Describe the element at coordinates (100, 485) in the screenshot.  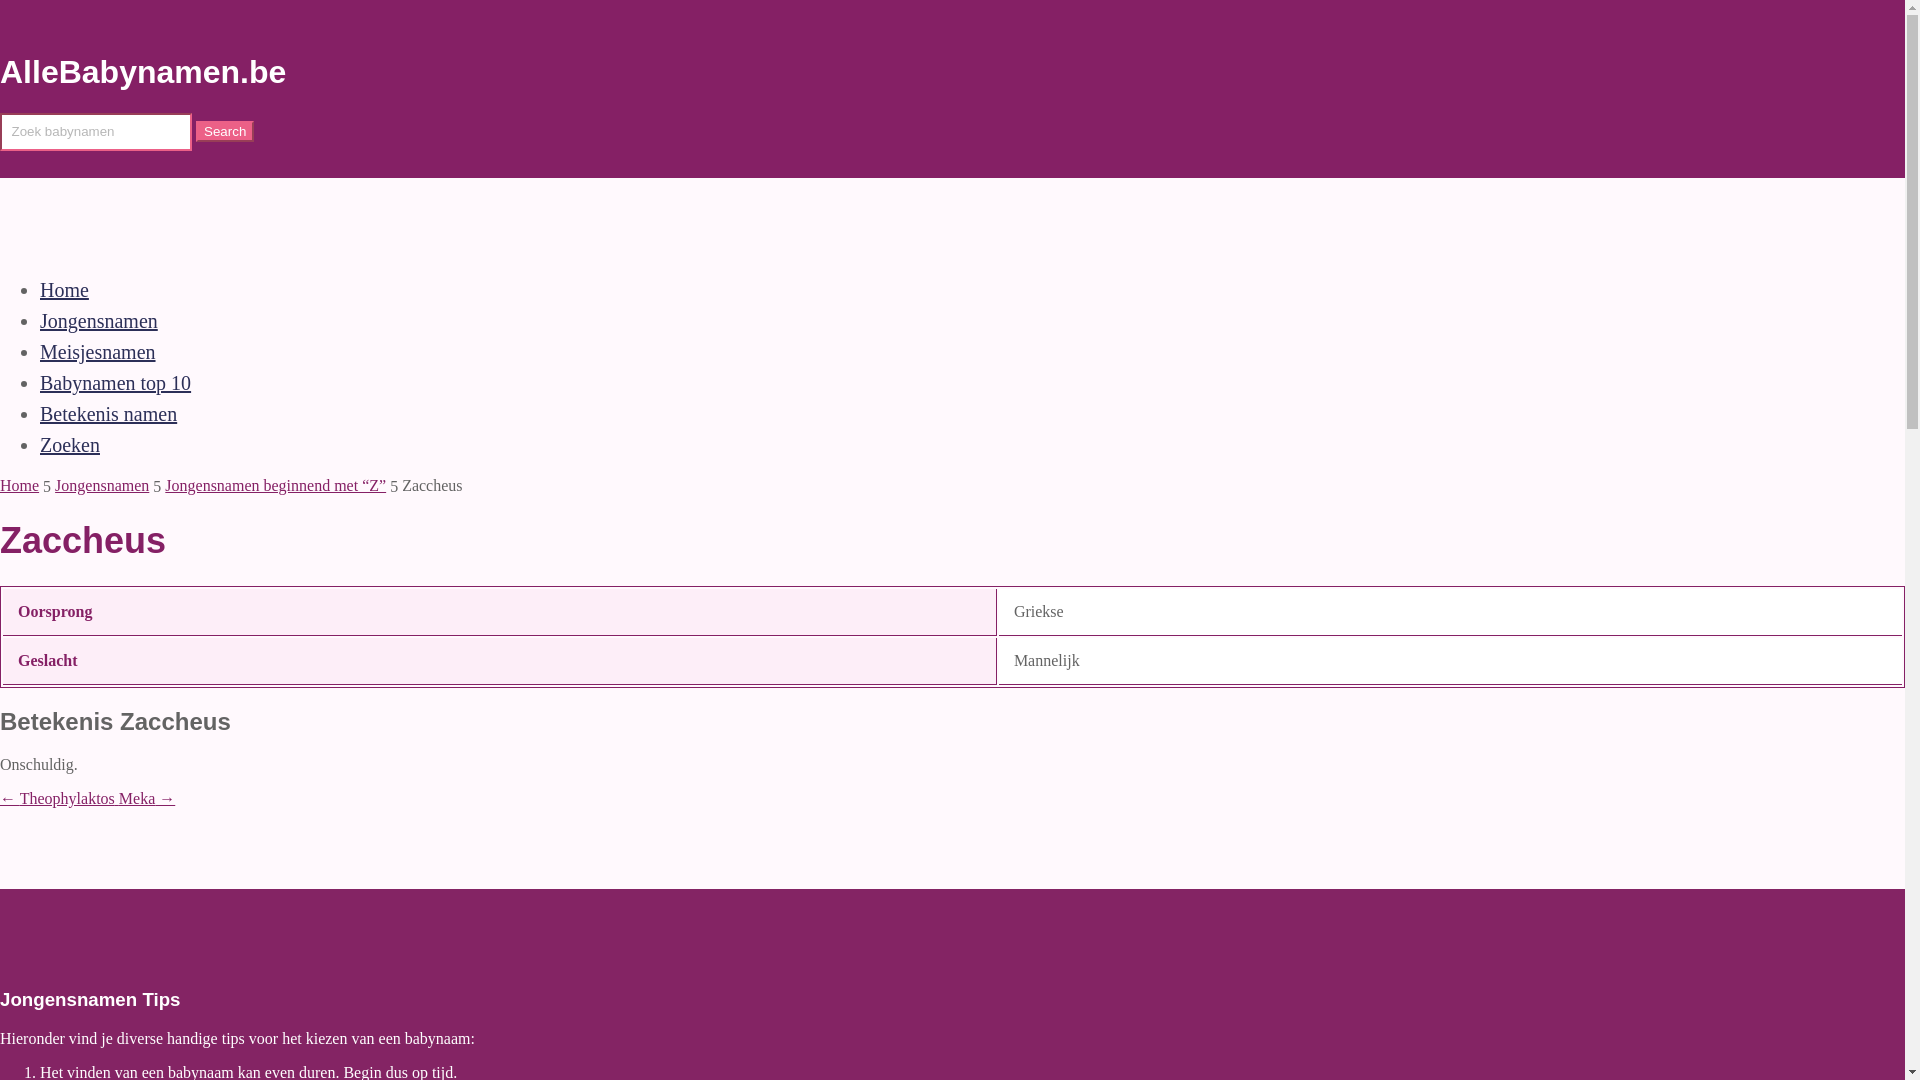
I see `'Jongensnamen'` at that location.